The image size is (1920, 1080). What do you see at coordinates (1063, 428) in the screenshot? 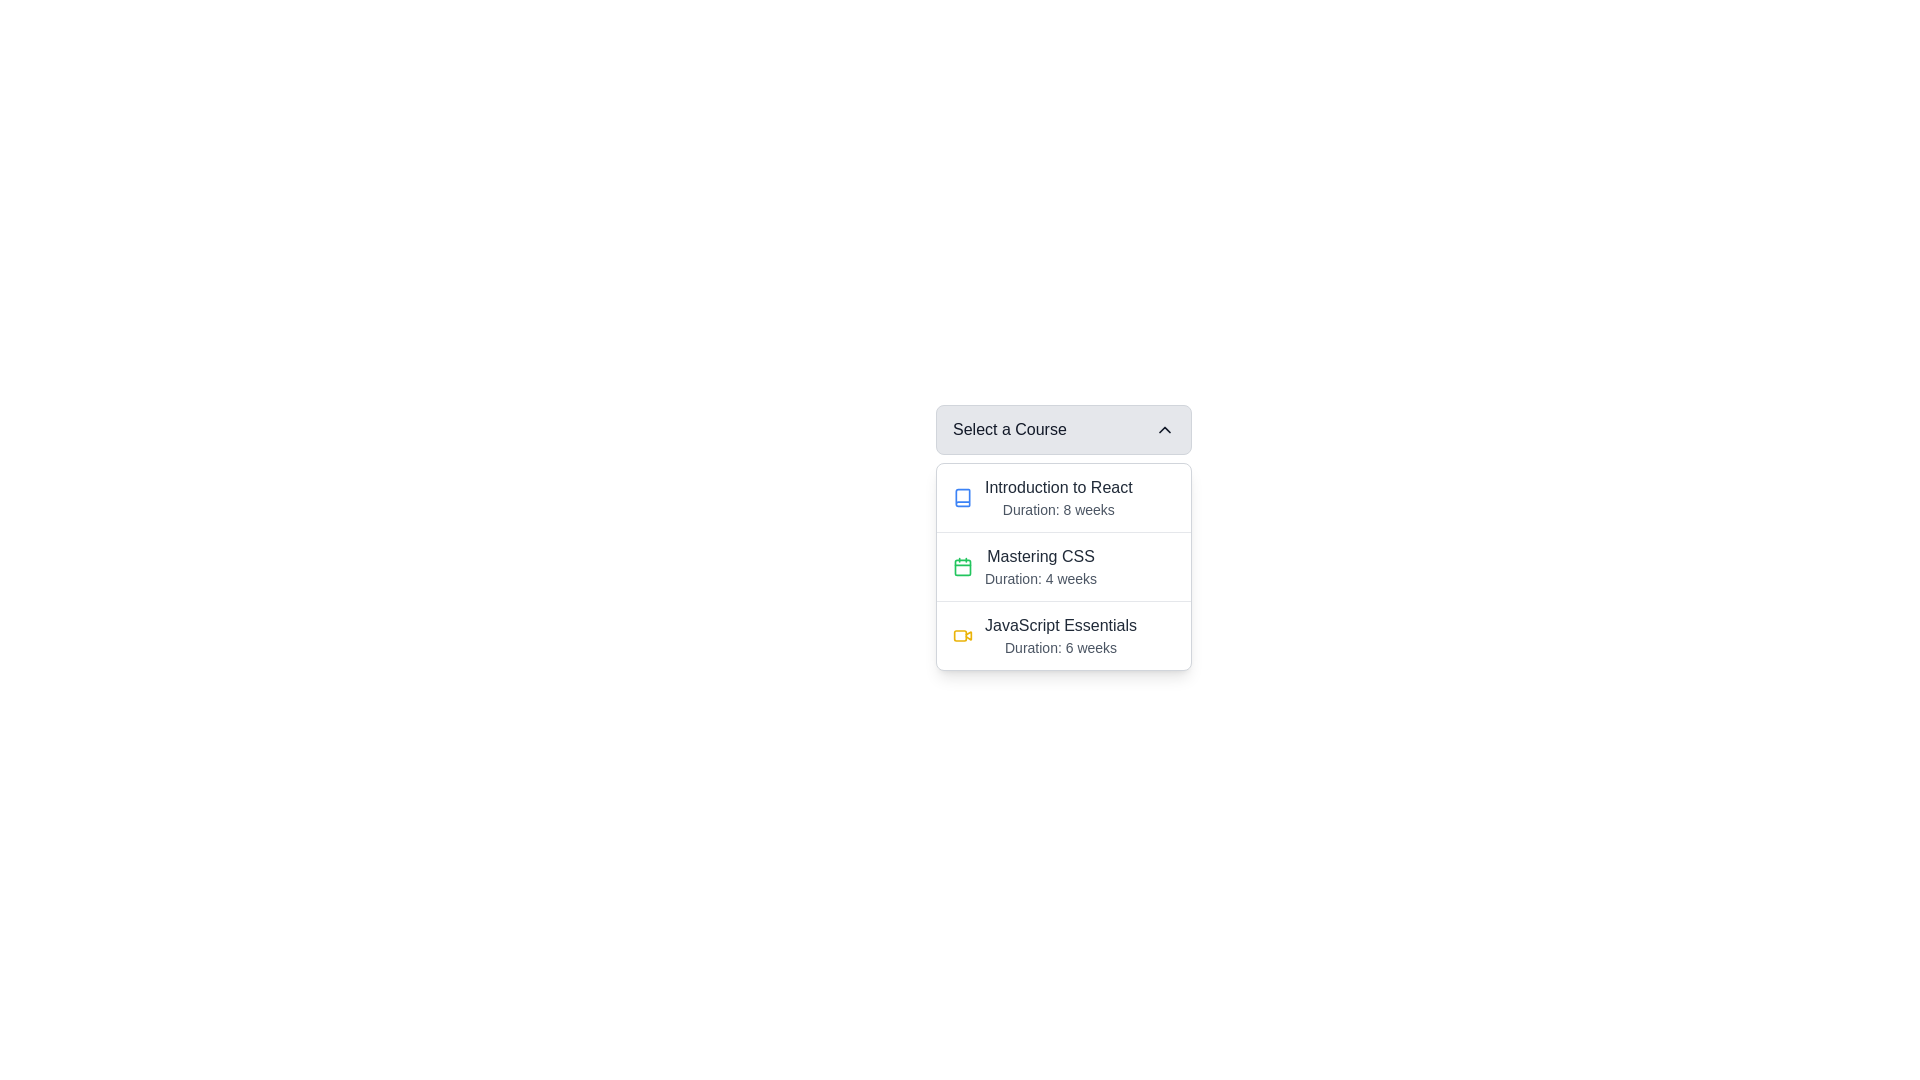
I see `the 'Select a Course' dropdown menu header and toggle element, which has a gray background and a chevron icon on the right side` at bounding box center [1063, 428].